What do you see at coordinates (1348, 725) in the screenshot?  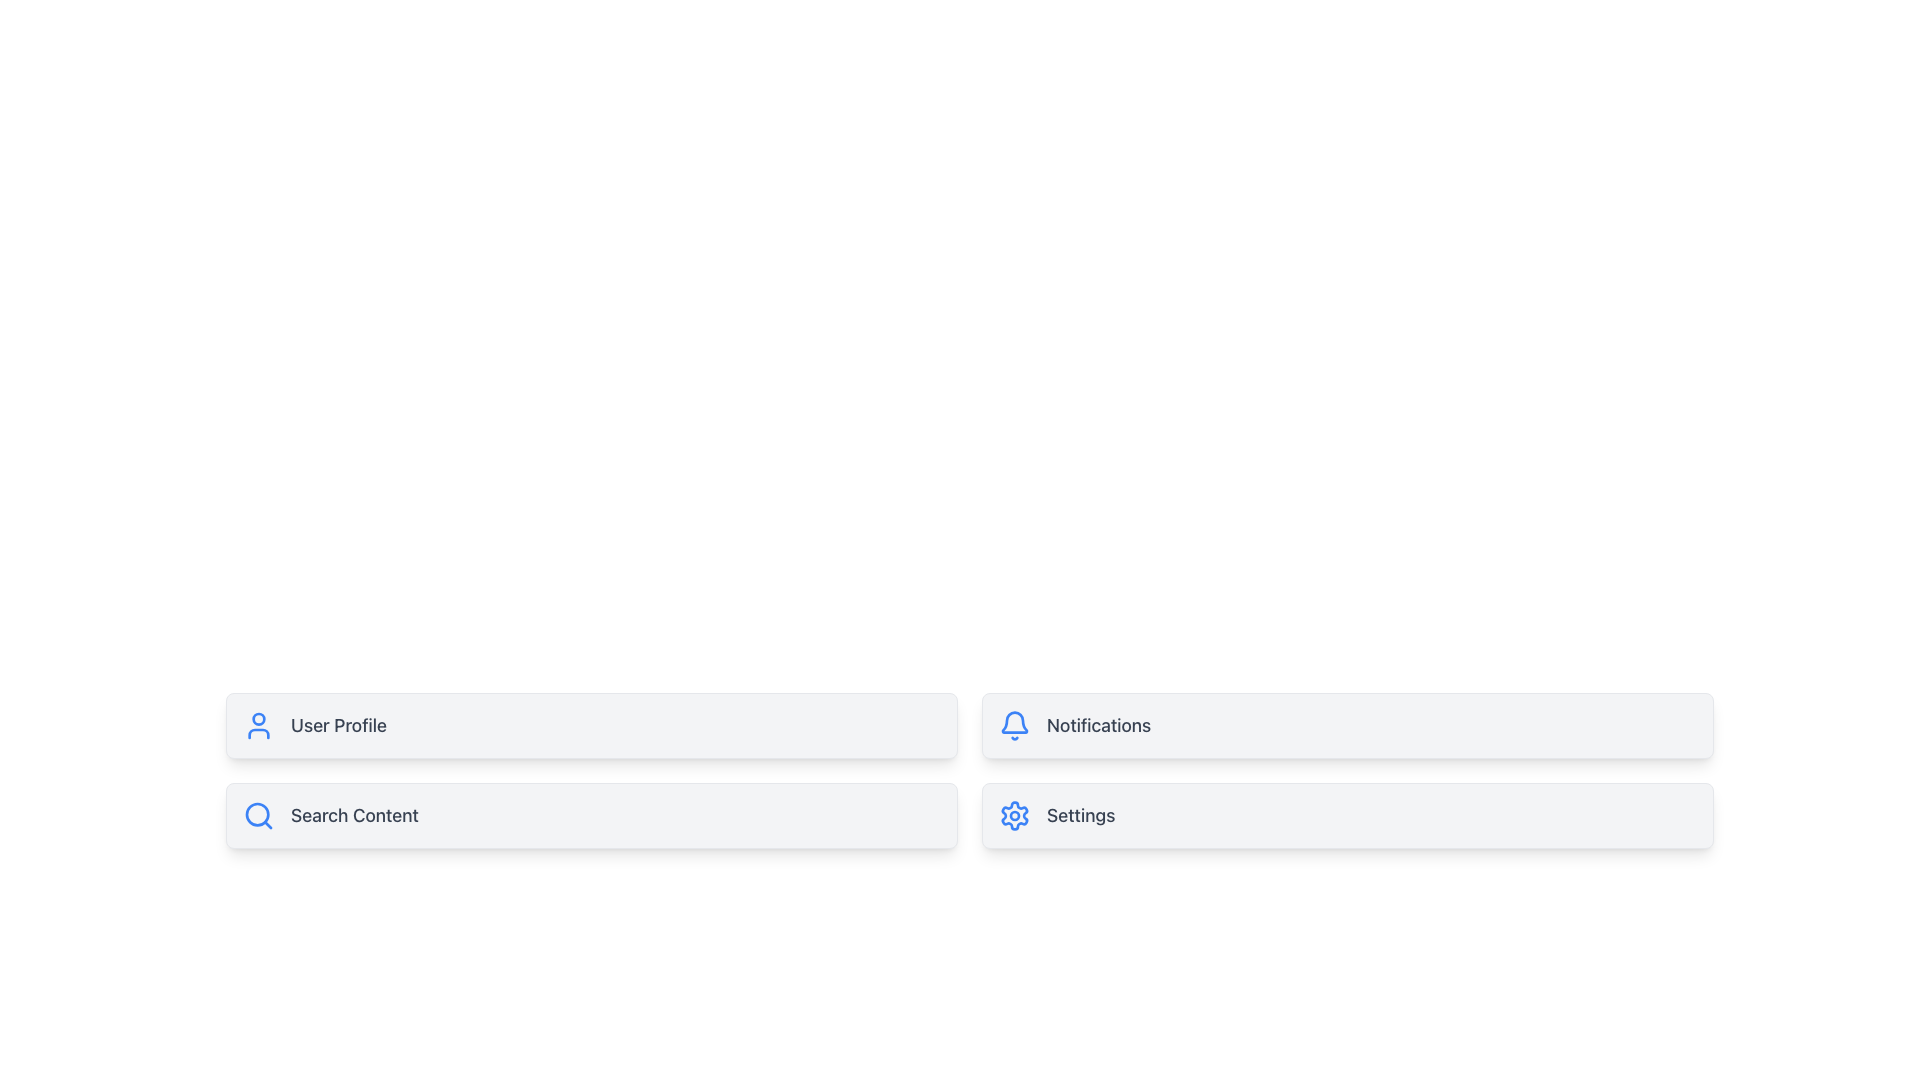 I see `the notifications card, which is the second card in a 2-column grid layout` at bounding box center [1348, 725].